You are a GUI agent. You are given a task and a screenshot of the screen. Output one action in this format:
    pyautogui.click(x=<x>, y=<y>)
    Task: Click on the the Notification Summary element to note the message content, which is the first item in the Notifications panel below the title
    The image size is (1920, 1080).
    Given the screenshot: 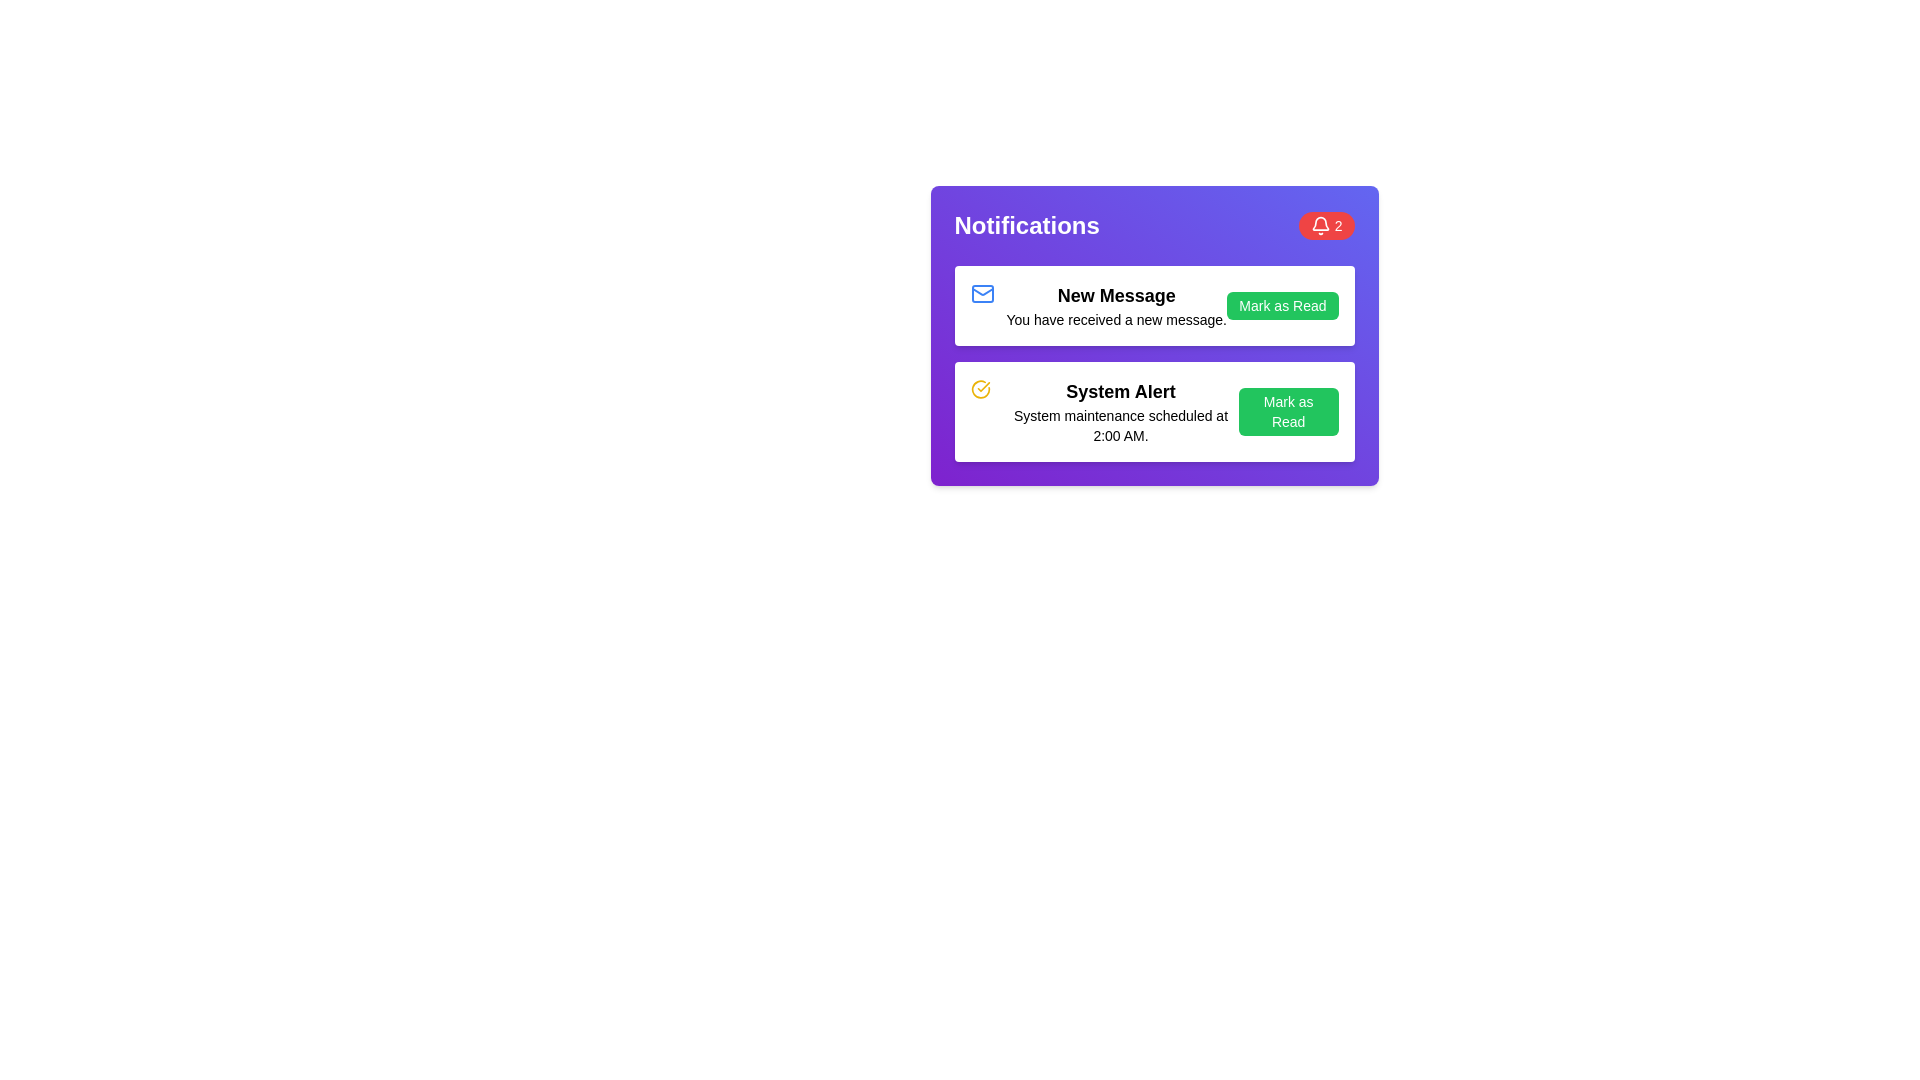 What is the action you would take?
    pyautogui.click(x=1097, y=305)
    